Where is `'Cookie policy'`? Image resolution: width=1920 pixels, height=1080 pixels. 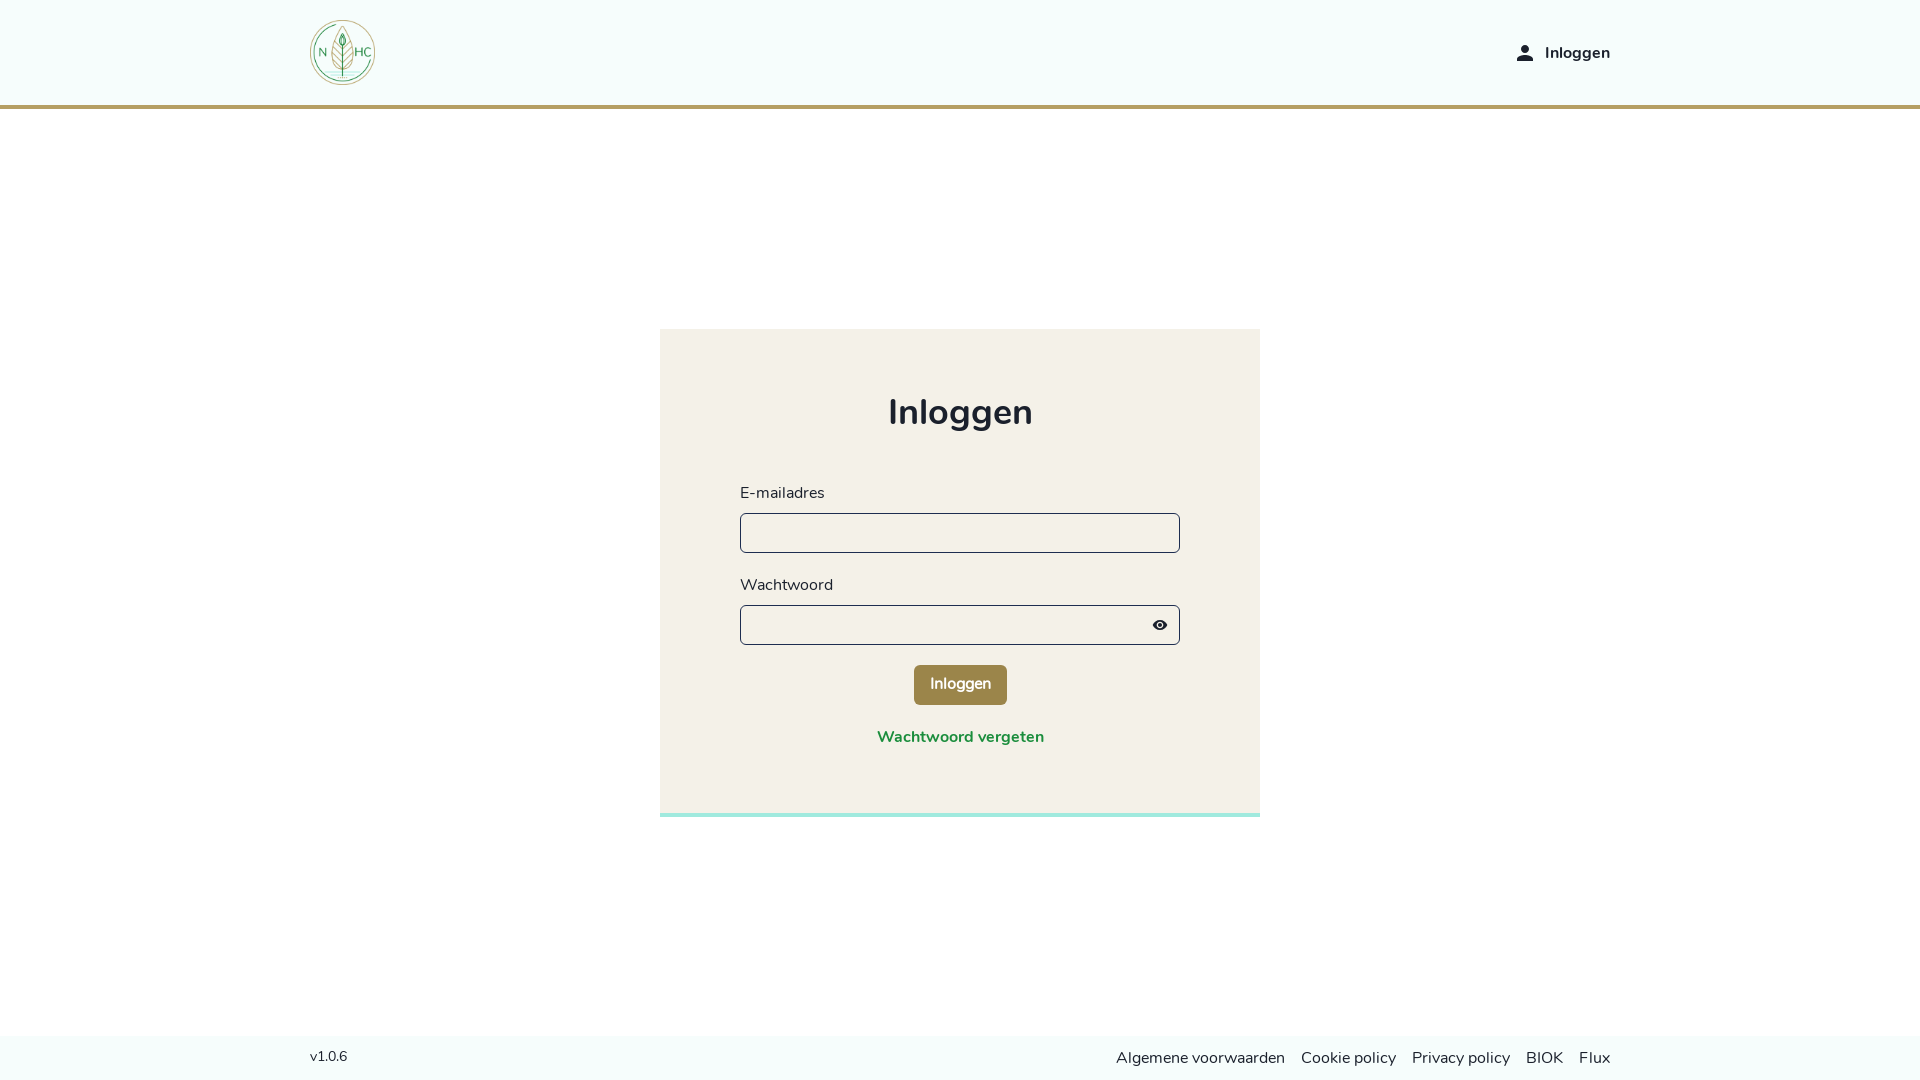
'Cookie policy' is located at coordinates (1300, 1056).